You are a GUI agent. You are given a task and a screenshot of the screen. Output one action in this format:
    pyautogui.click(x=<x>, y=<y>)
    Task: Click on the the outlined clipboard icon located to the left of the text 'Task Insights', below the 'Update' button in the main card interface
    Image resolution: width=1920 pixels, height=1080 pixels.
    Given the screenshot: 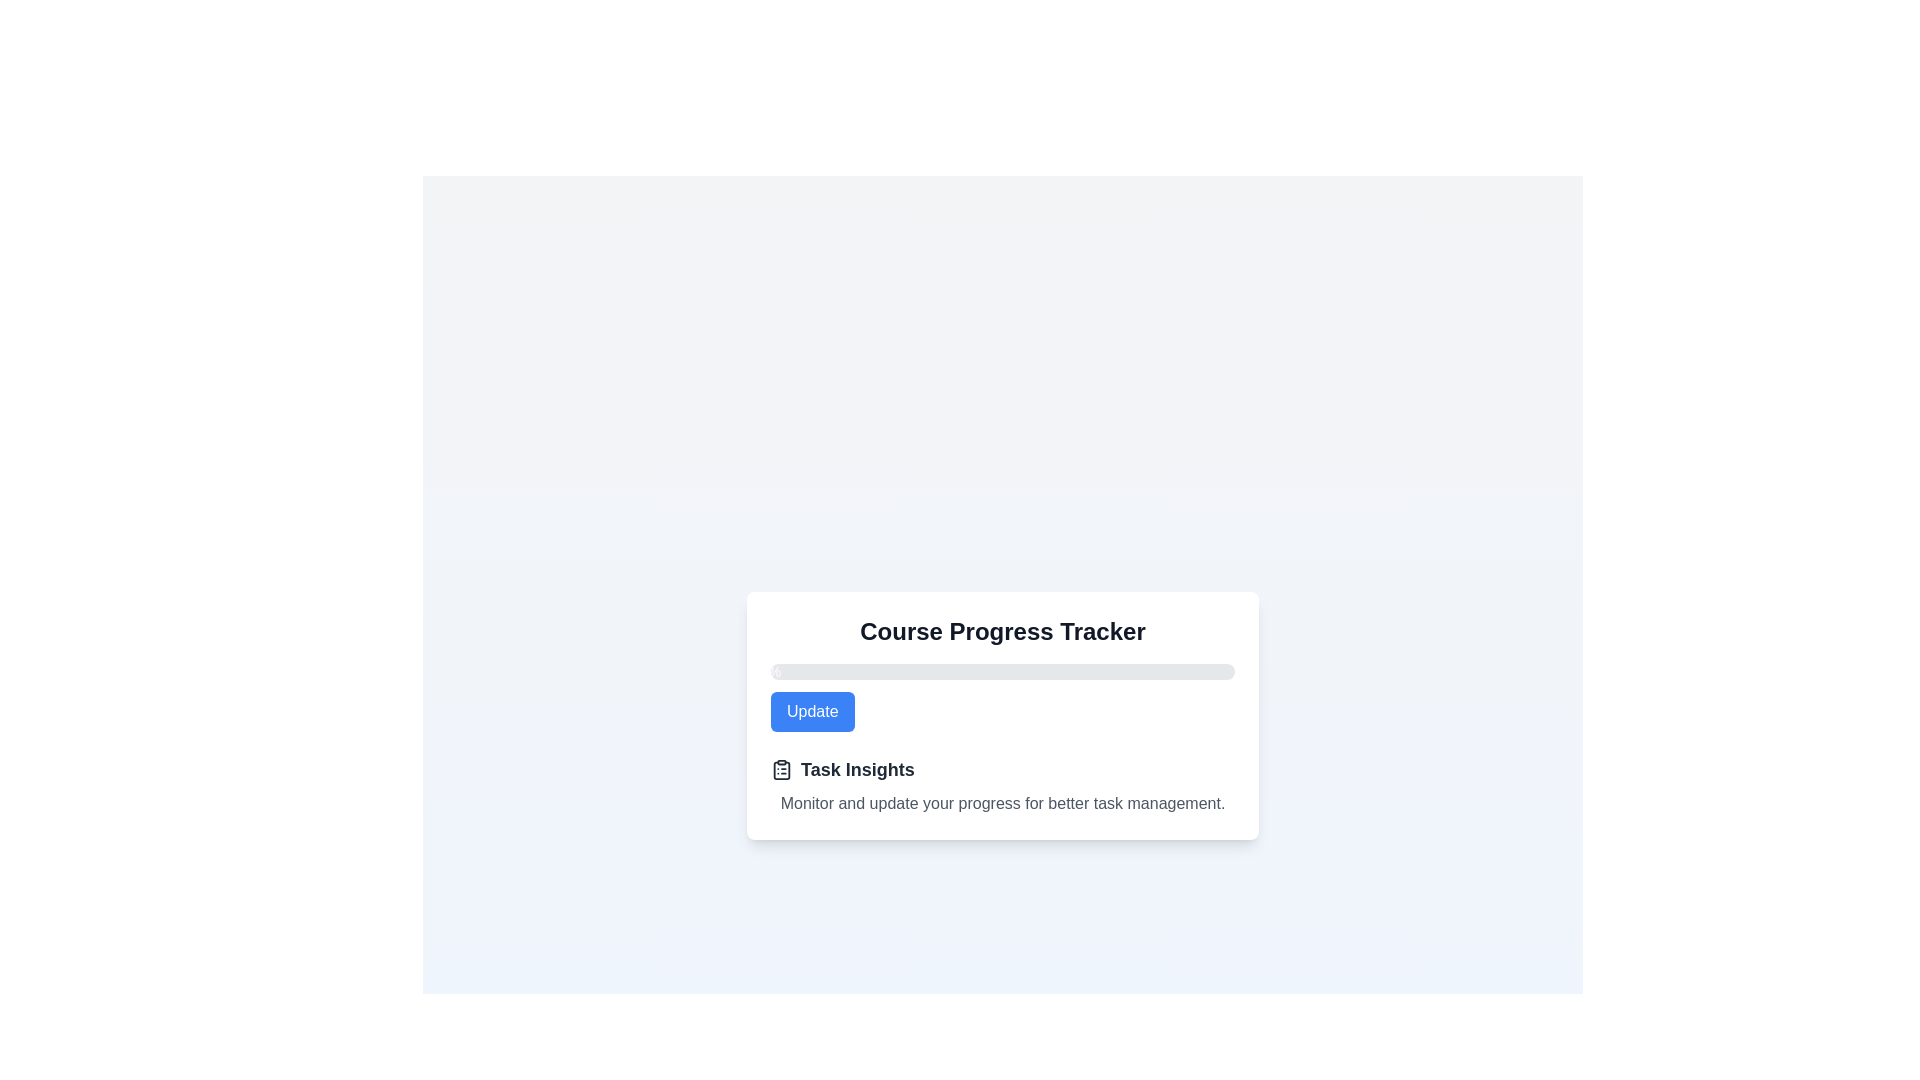 What is the action you would take?
    pyautogui.click(x=781, y=769)
    